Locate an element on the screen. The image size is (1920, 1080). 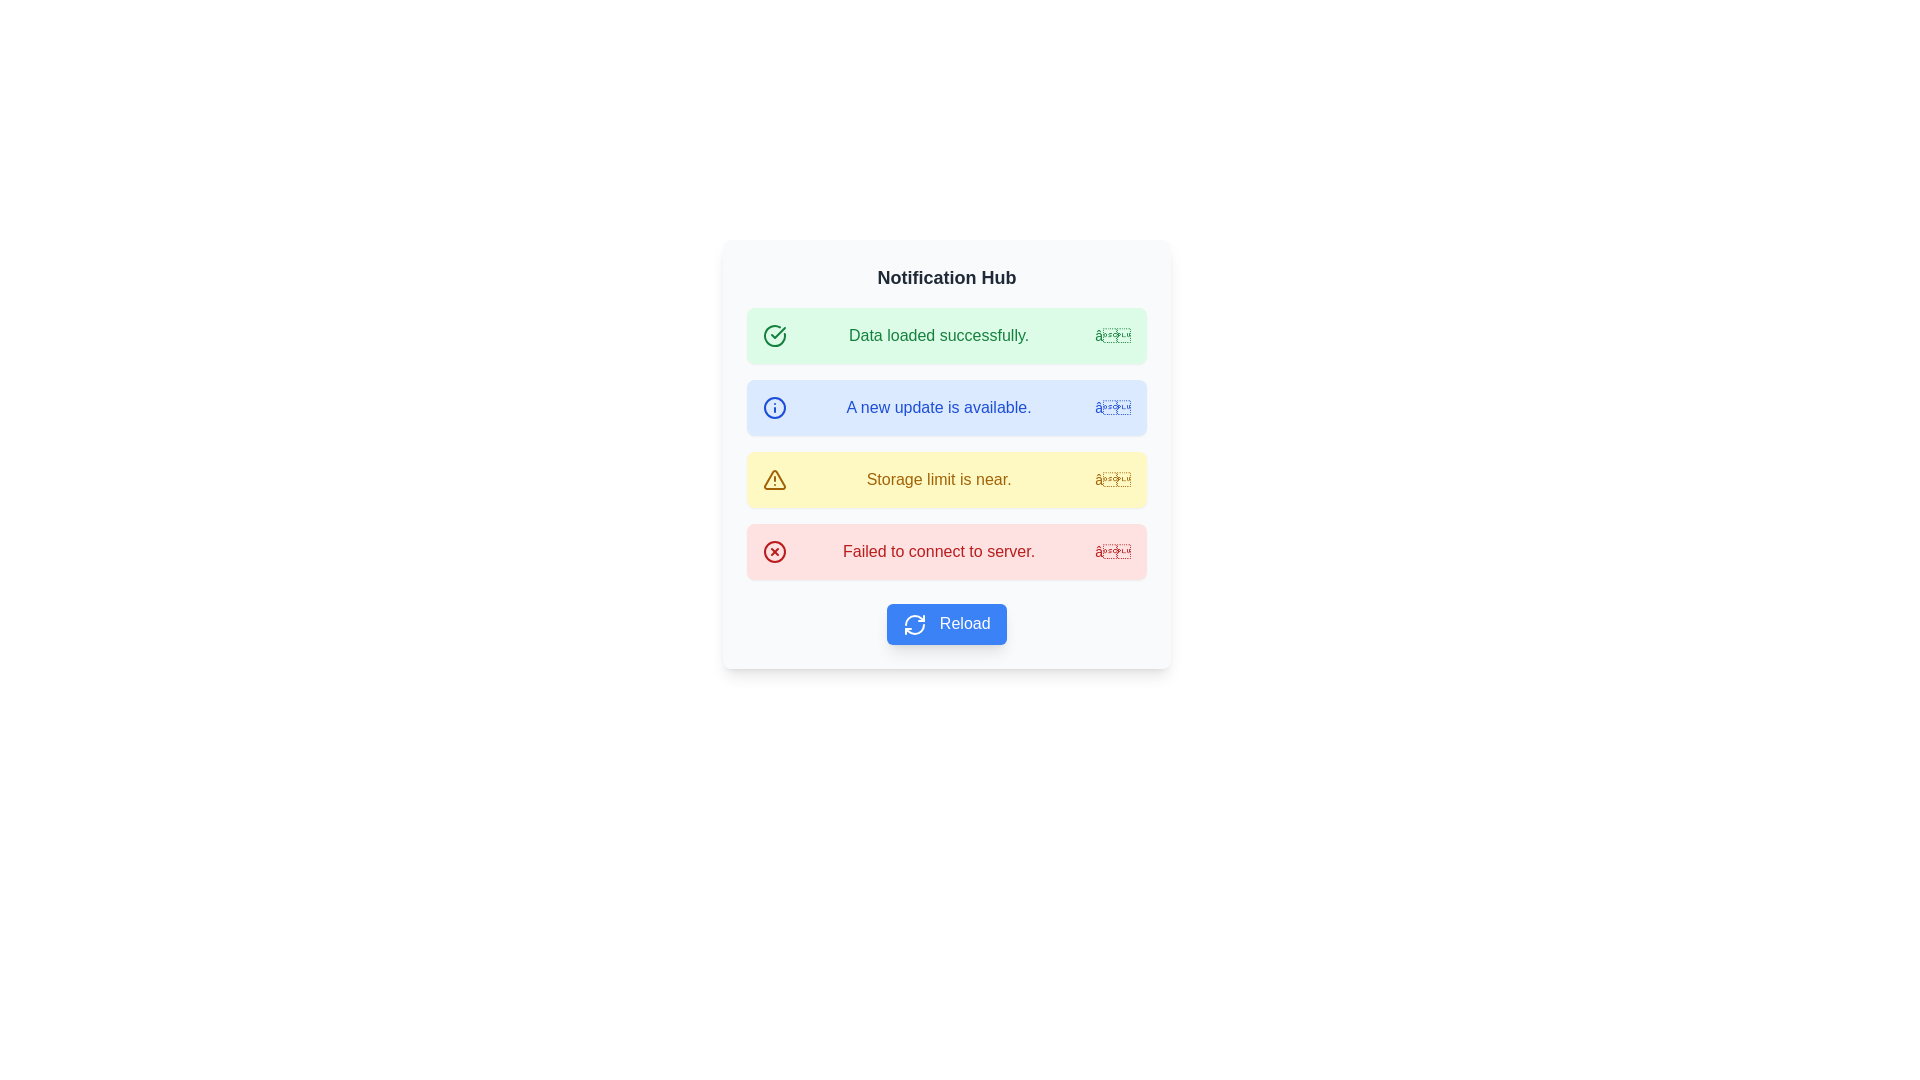
the circular informational icon with a blue outline, located to the left of the text 'A new update is available.' is located at coordinates (773, 407).